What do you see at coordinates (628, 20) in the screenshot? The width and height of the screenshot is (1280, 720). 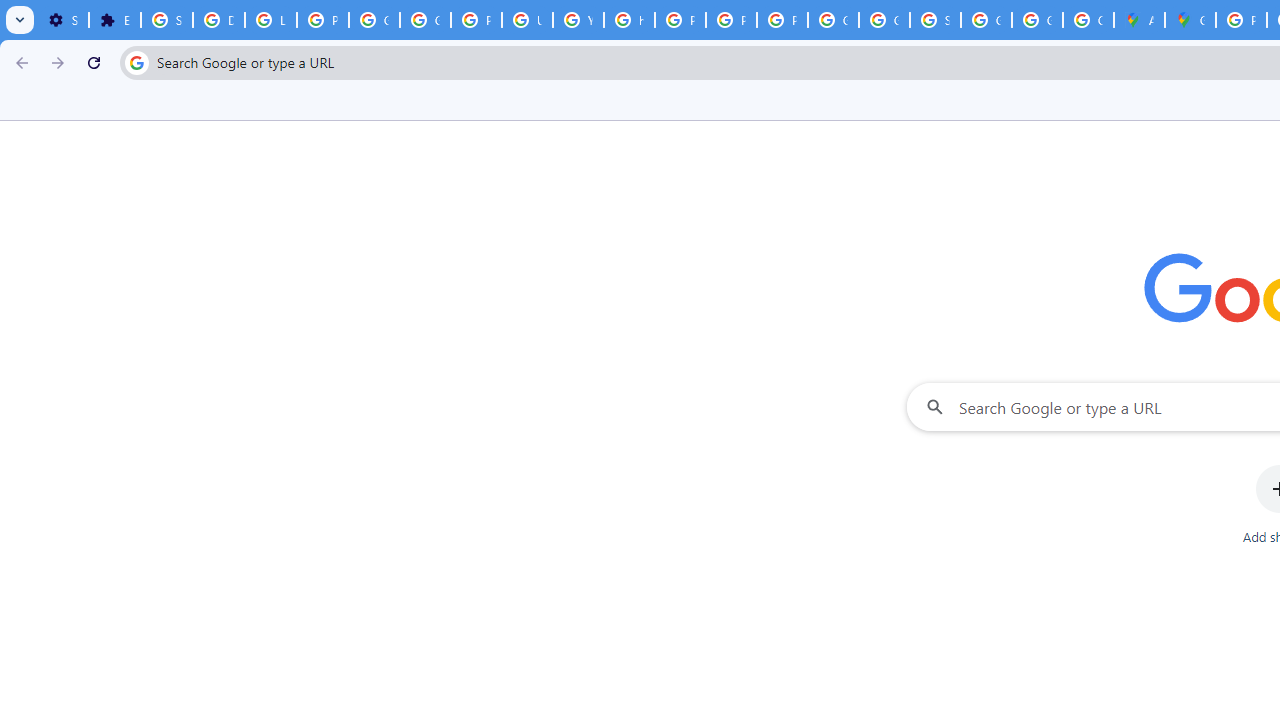 I see `'https://scholar.google.com/'` at bounding box center [628, 20].